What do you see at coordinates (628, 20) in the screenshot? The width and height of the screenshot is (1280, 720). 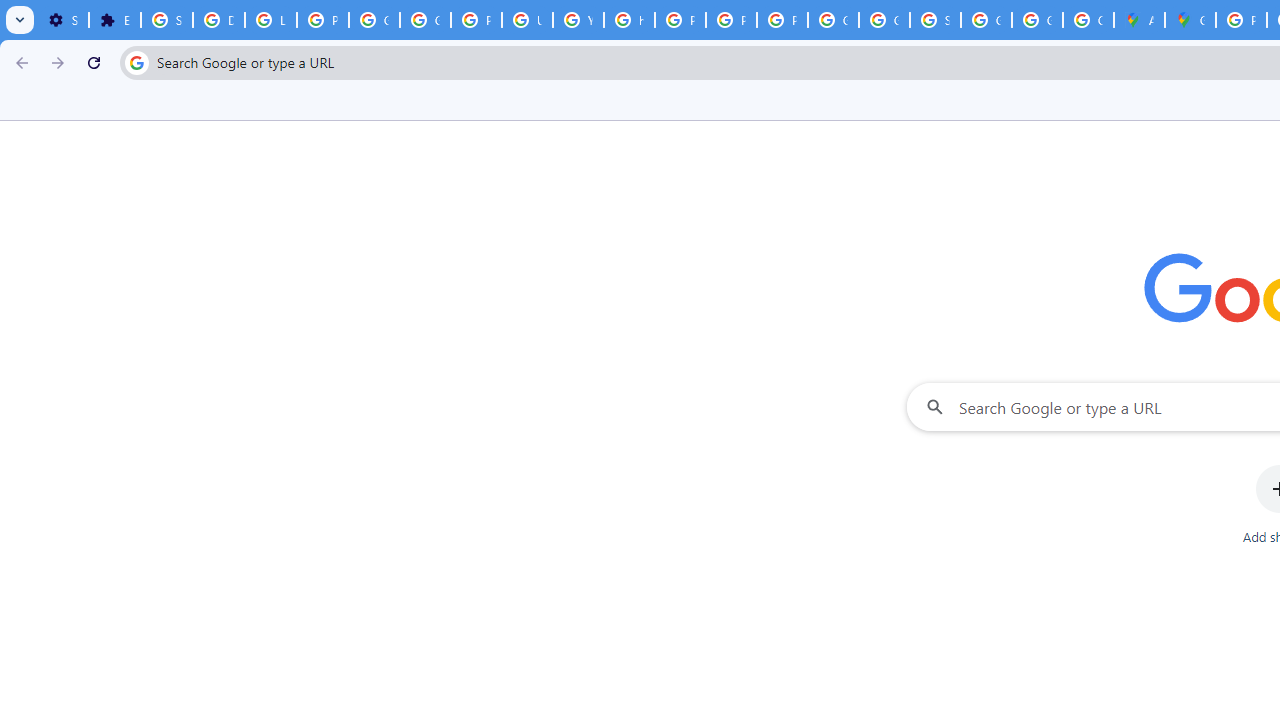 I see `'https://scholar.google.com/'` at bounding box center [628, 20].